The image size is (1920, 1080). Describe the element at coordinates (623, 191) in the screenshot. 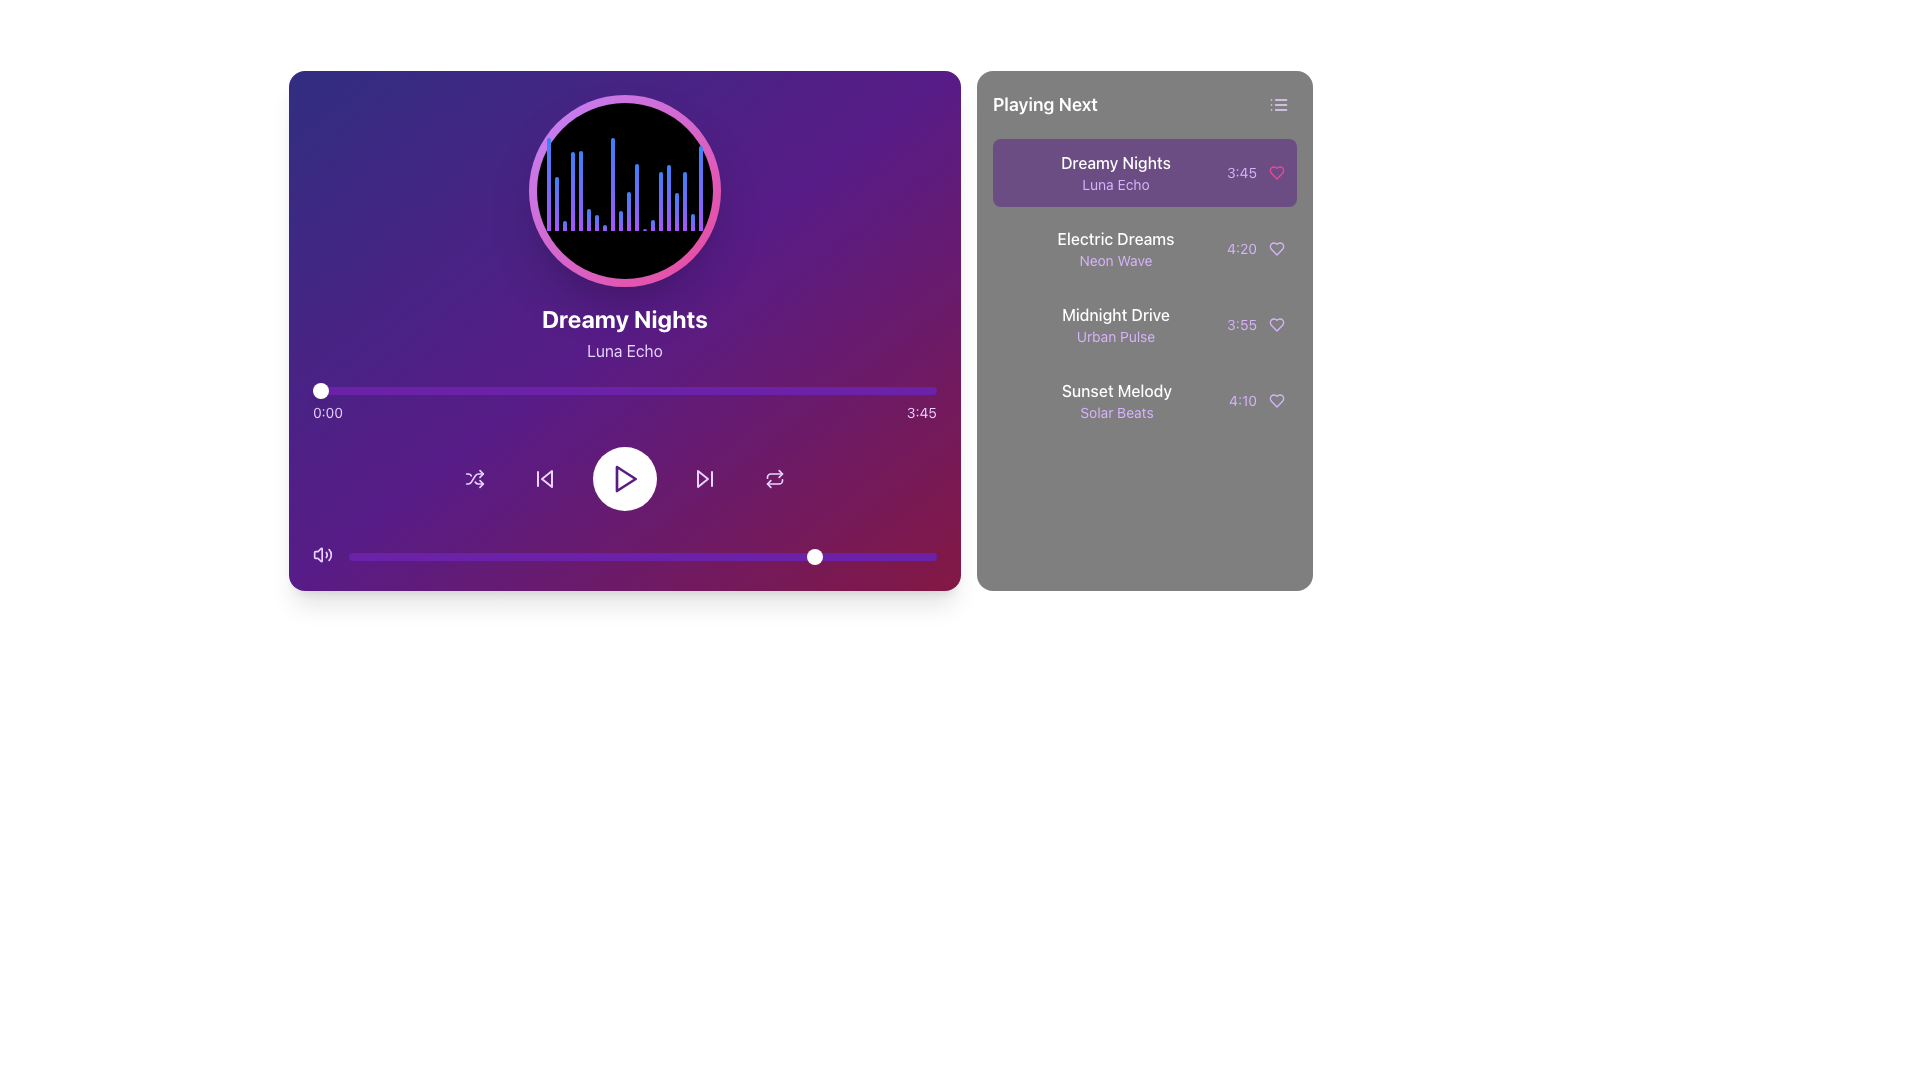

I see `the dynamic visual component, specifically the music equalizer visualization, which is a circular area with a black background and vertical gradient bars, located at the top-center of the music player interface` at that location.